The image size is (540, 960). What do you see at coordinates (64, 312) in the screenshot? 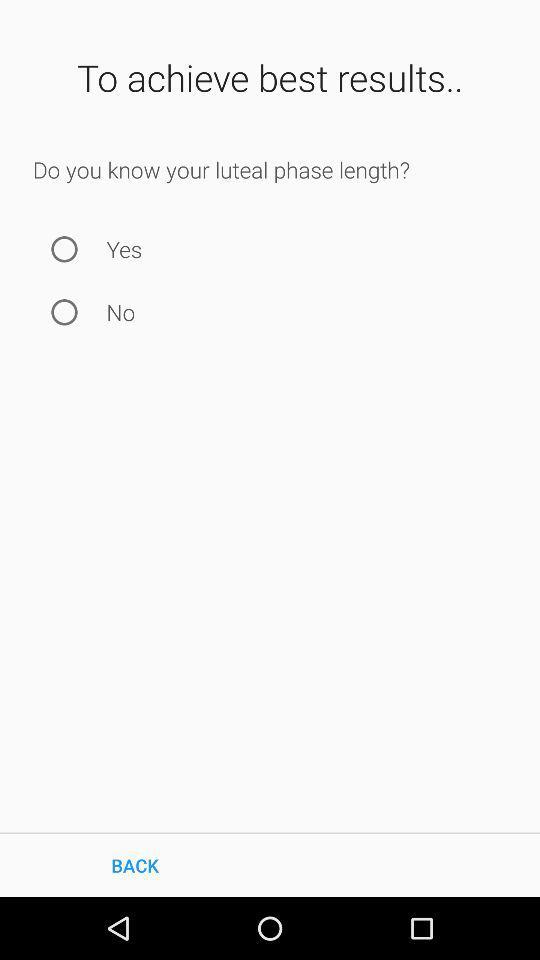
I see `item to the left of the no item` at bounding box center [64, 312].